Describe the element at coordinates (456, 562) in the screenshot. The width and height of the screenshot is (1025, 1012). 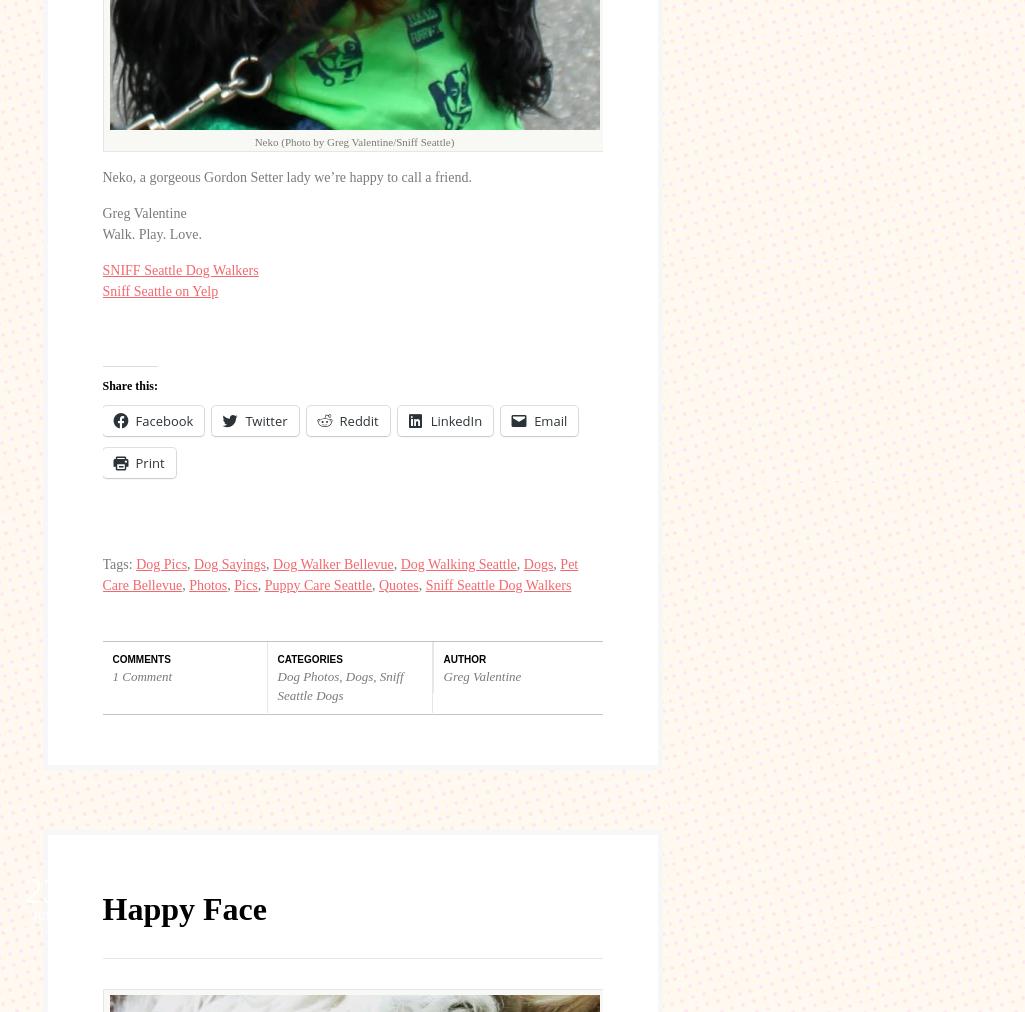
I see `'Dog Walking Seattle'` at that location.